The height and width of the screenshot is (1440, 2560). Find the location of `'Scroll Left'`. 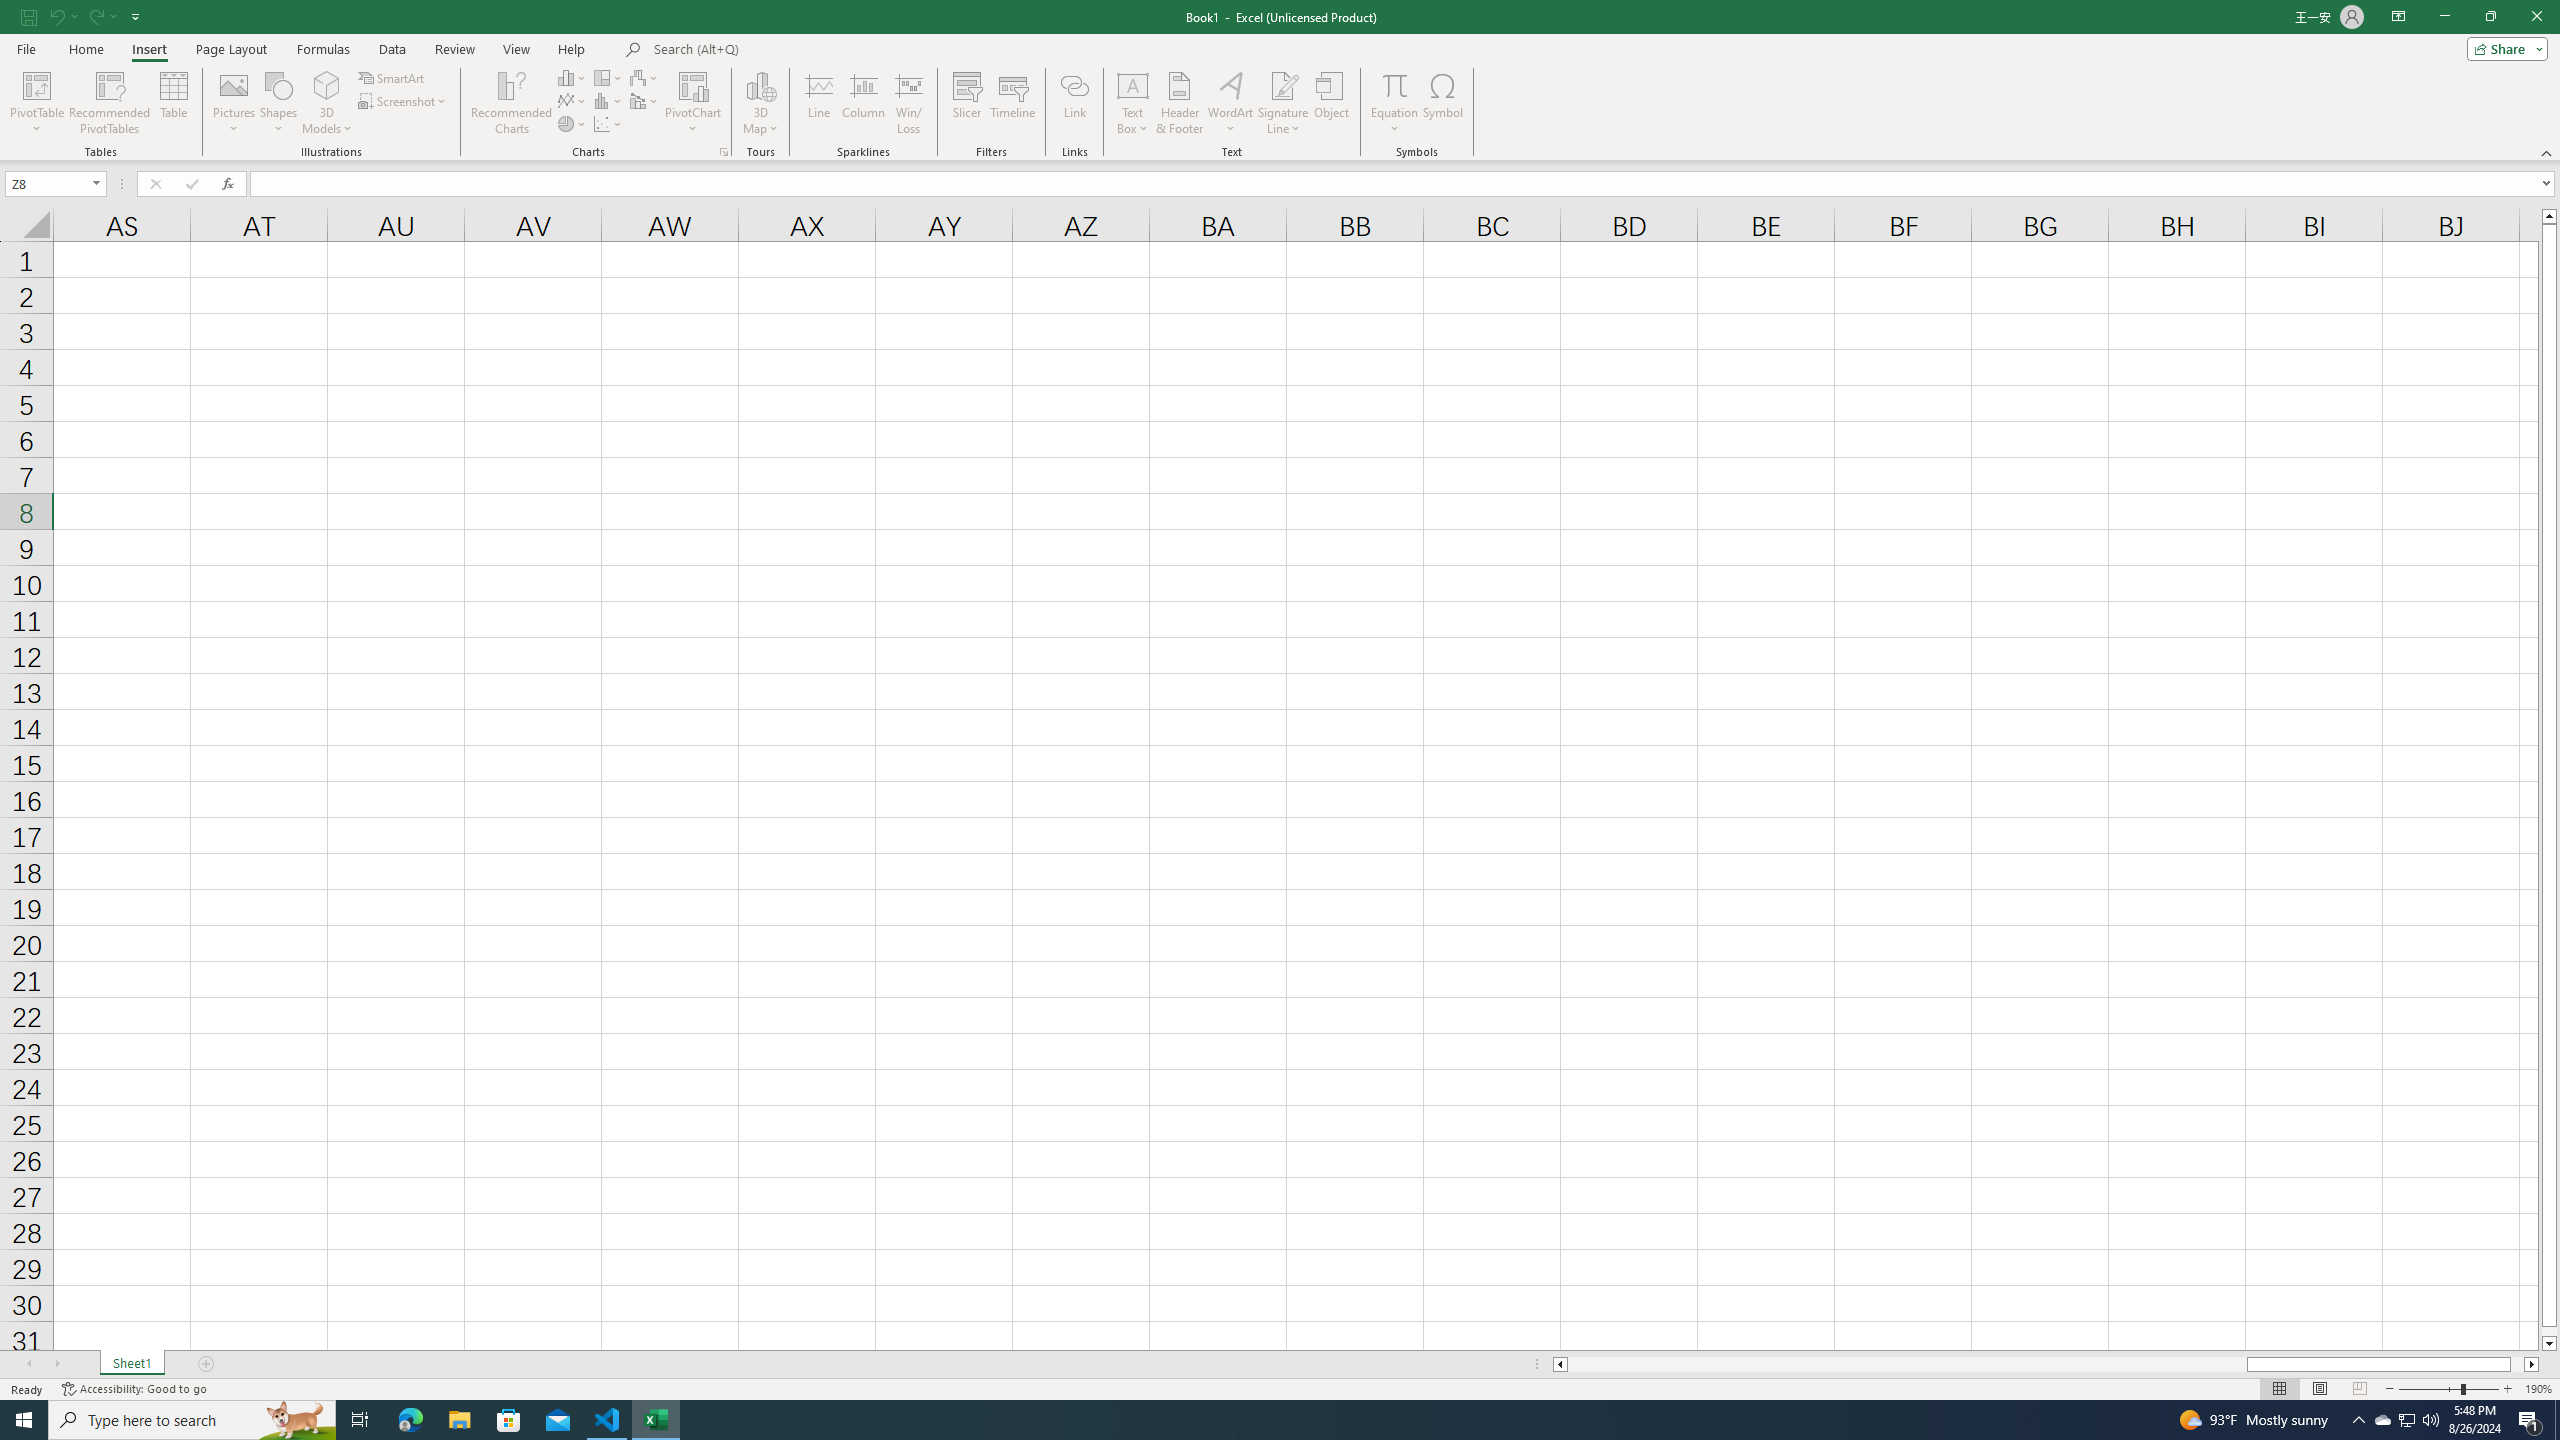

'Scroll Left' is located at coordinates (28, 1363).